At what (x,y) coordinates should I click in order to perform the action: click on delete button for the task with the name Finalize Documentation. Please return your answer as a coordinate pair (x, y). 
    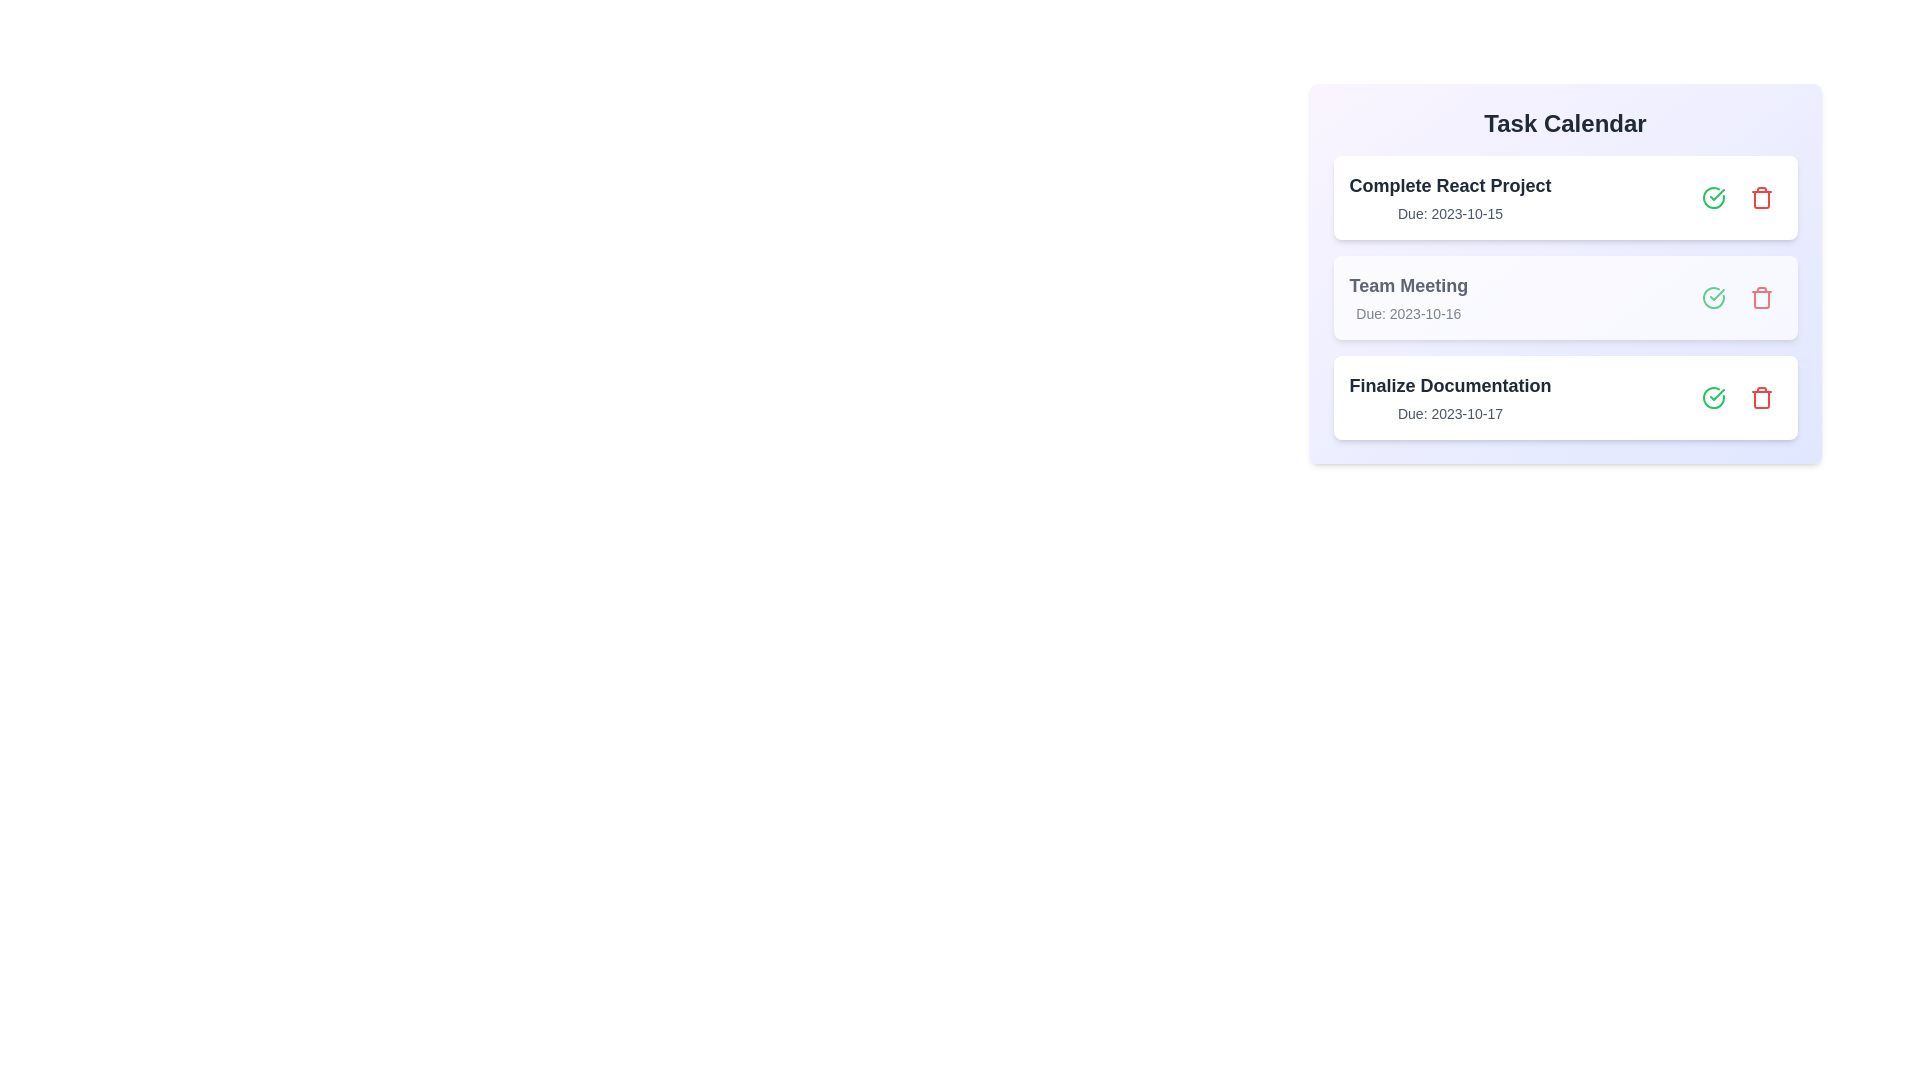
    Looking at the image, I should click on (1761, 397).